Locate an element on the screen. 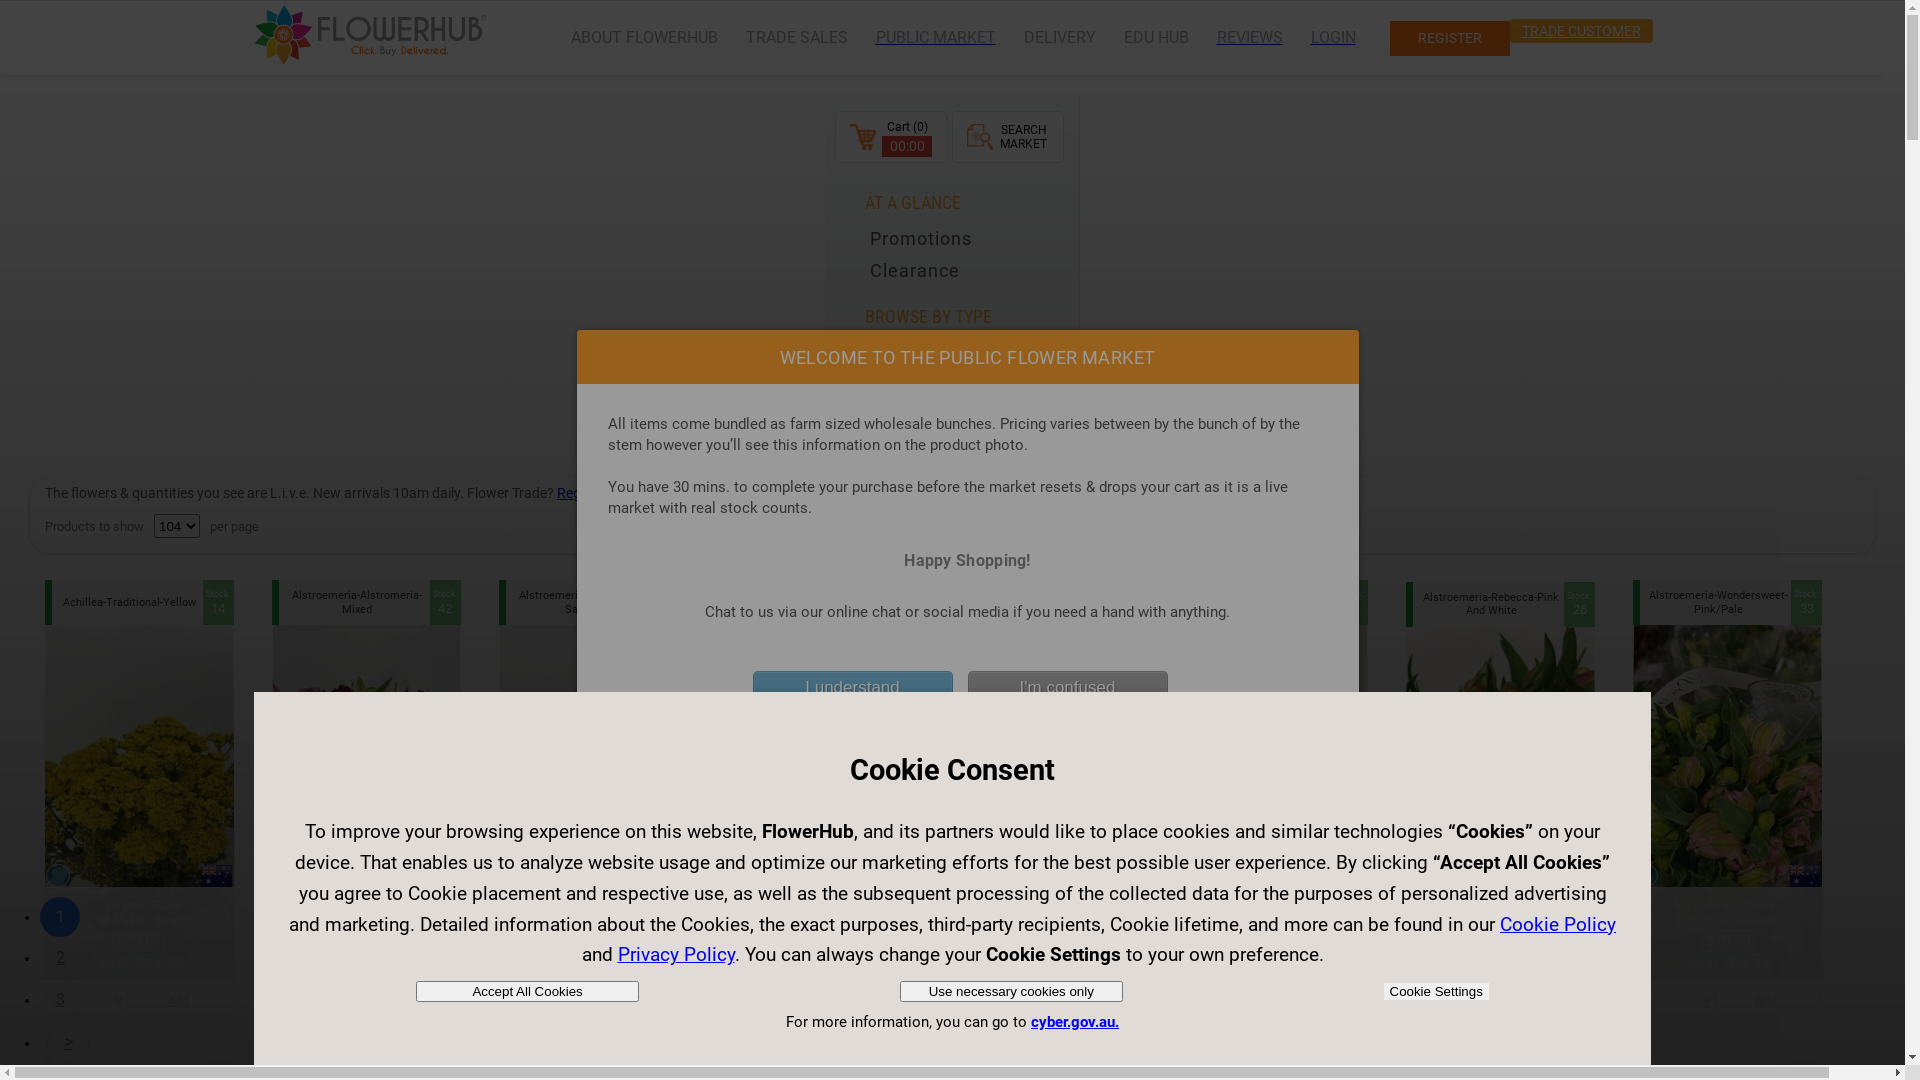 The width and height of the screenshot is (1920, 1080). 'REVIEWS' is located at coordinates (1247, 38).